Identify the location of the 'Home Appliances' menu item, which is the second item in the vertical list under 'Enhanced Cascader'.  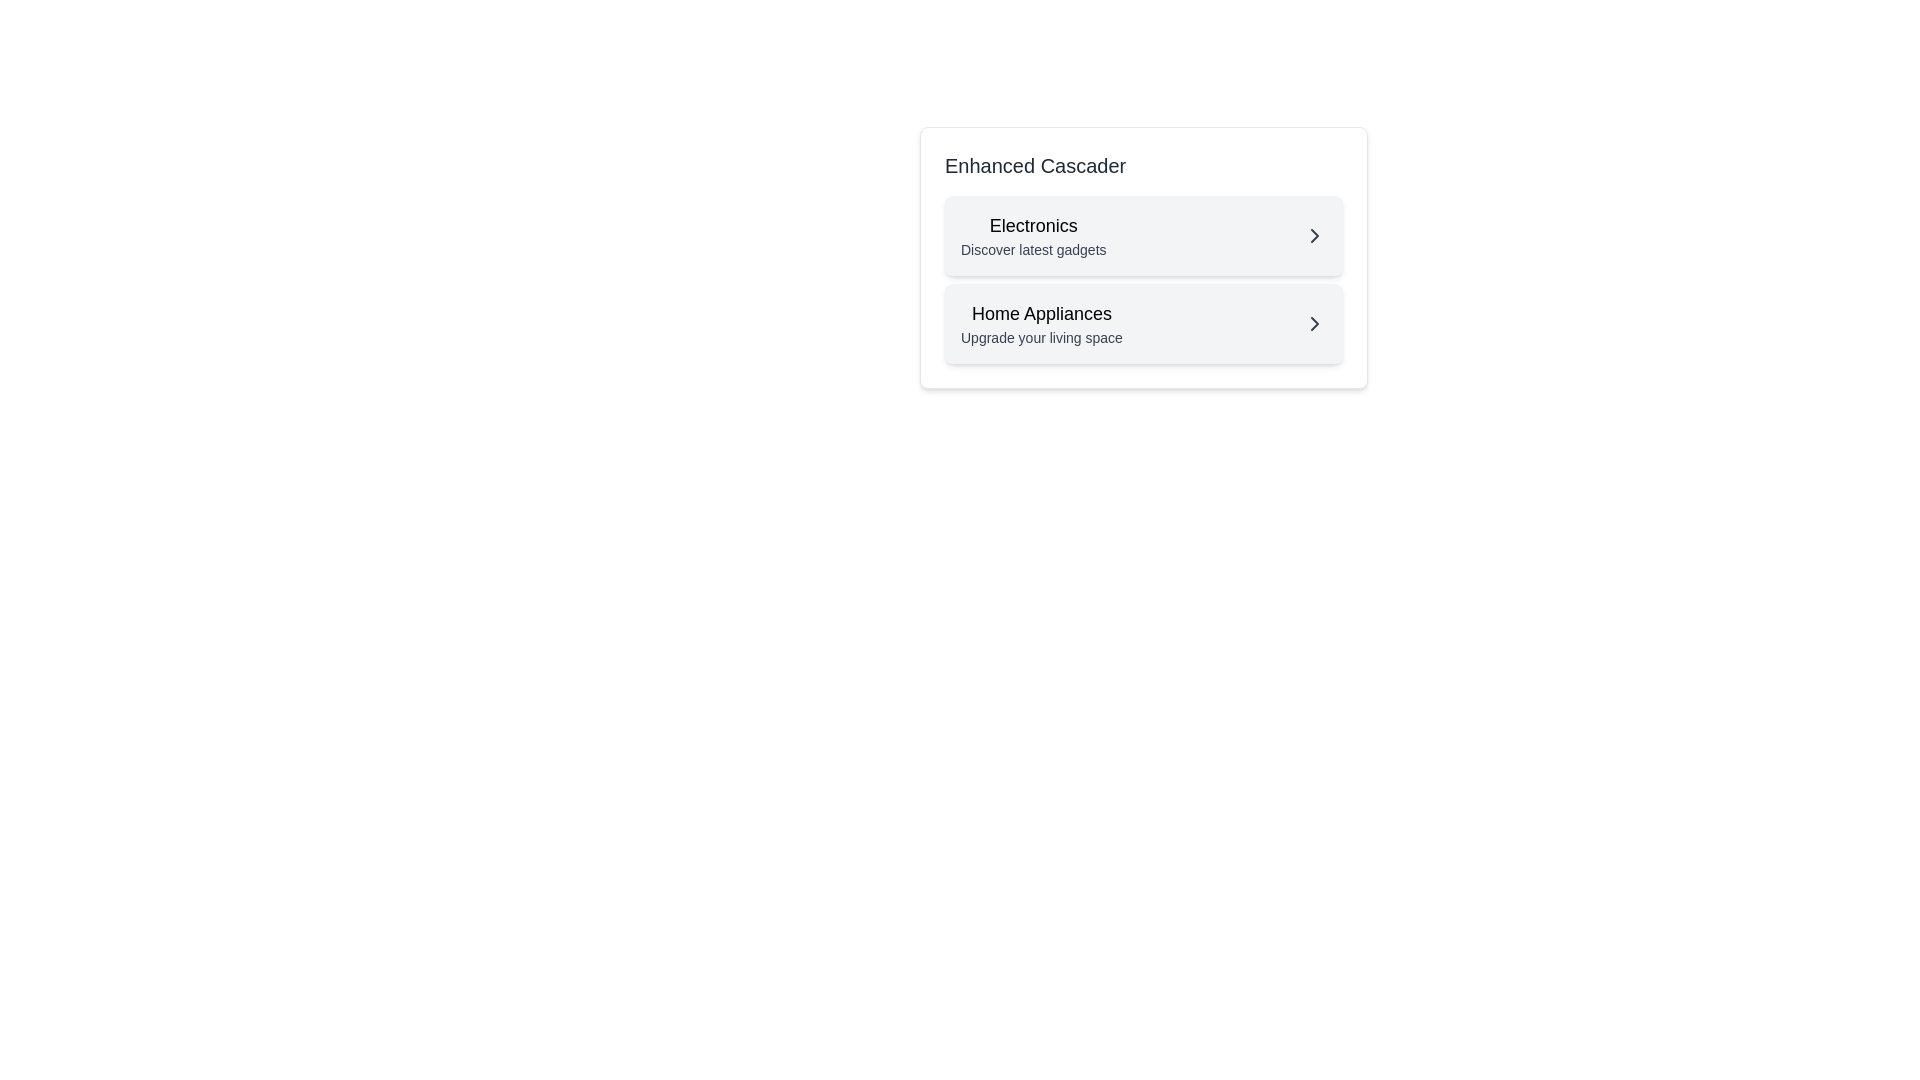
(1143, 323).